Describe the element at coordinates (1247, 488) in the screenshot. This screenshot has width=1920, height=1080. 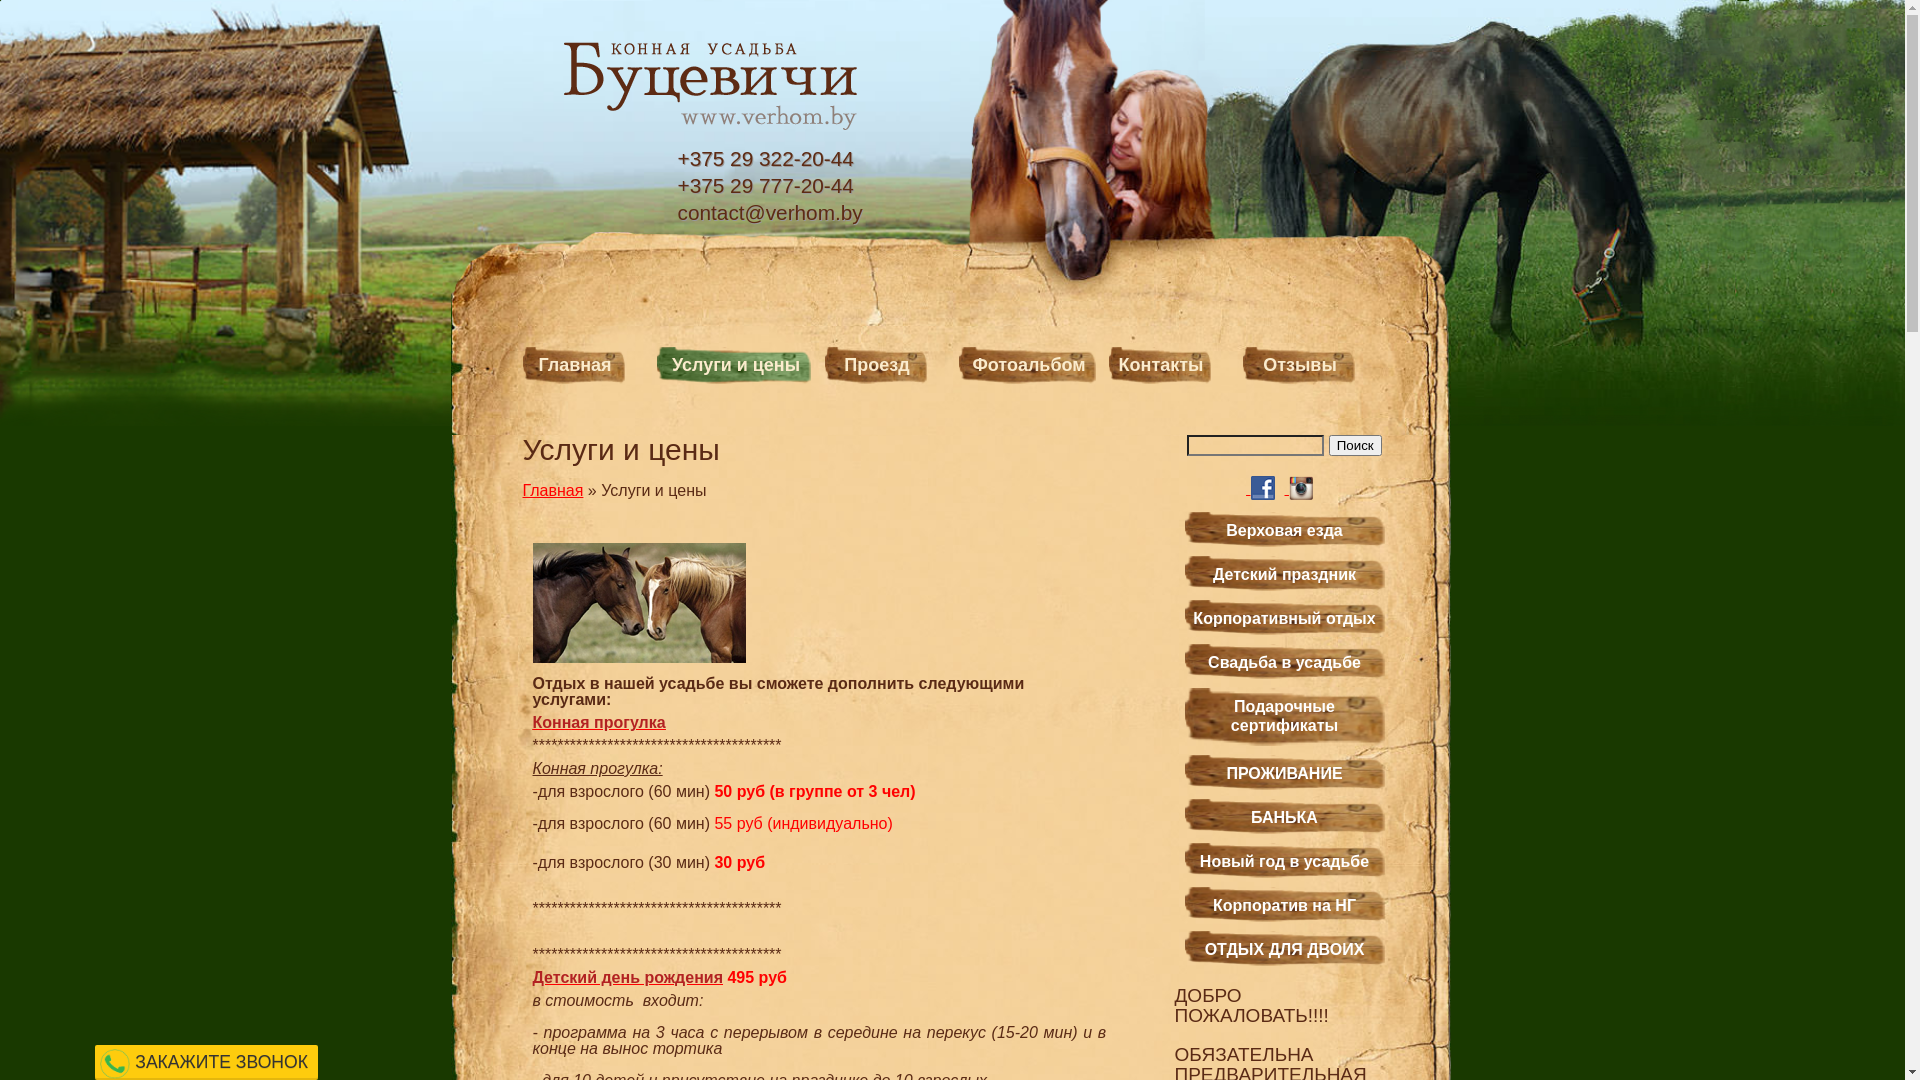
I see `' '` at that location.